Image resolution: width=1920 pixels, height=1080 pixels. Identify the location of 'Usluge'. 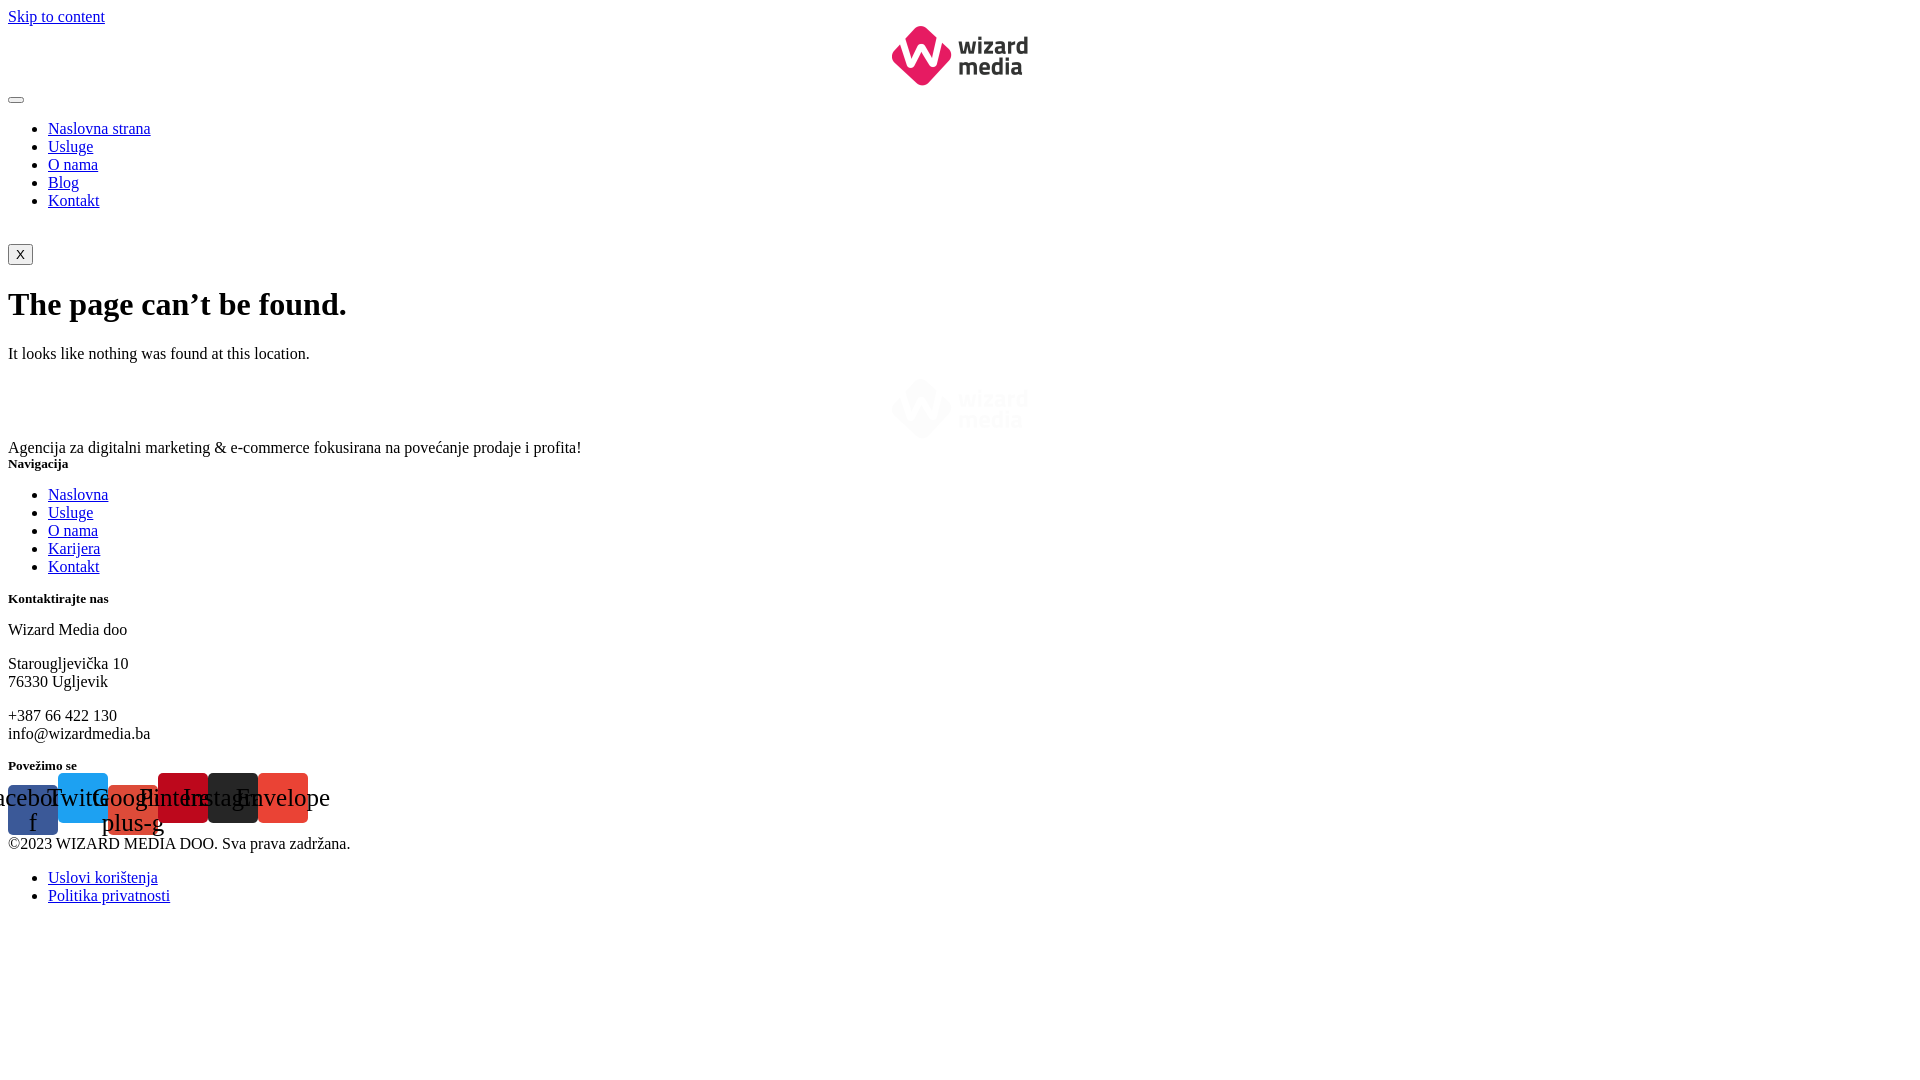
(70, 511).